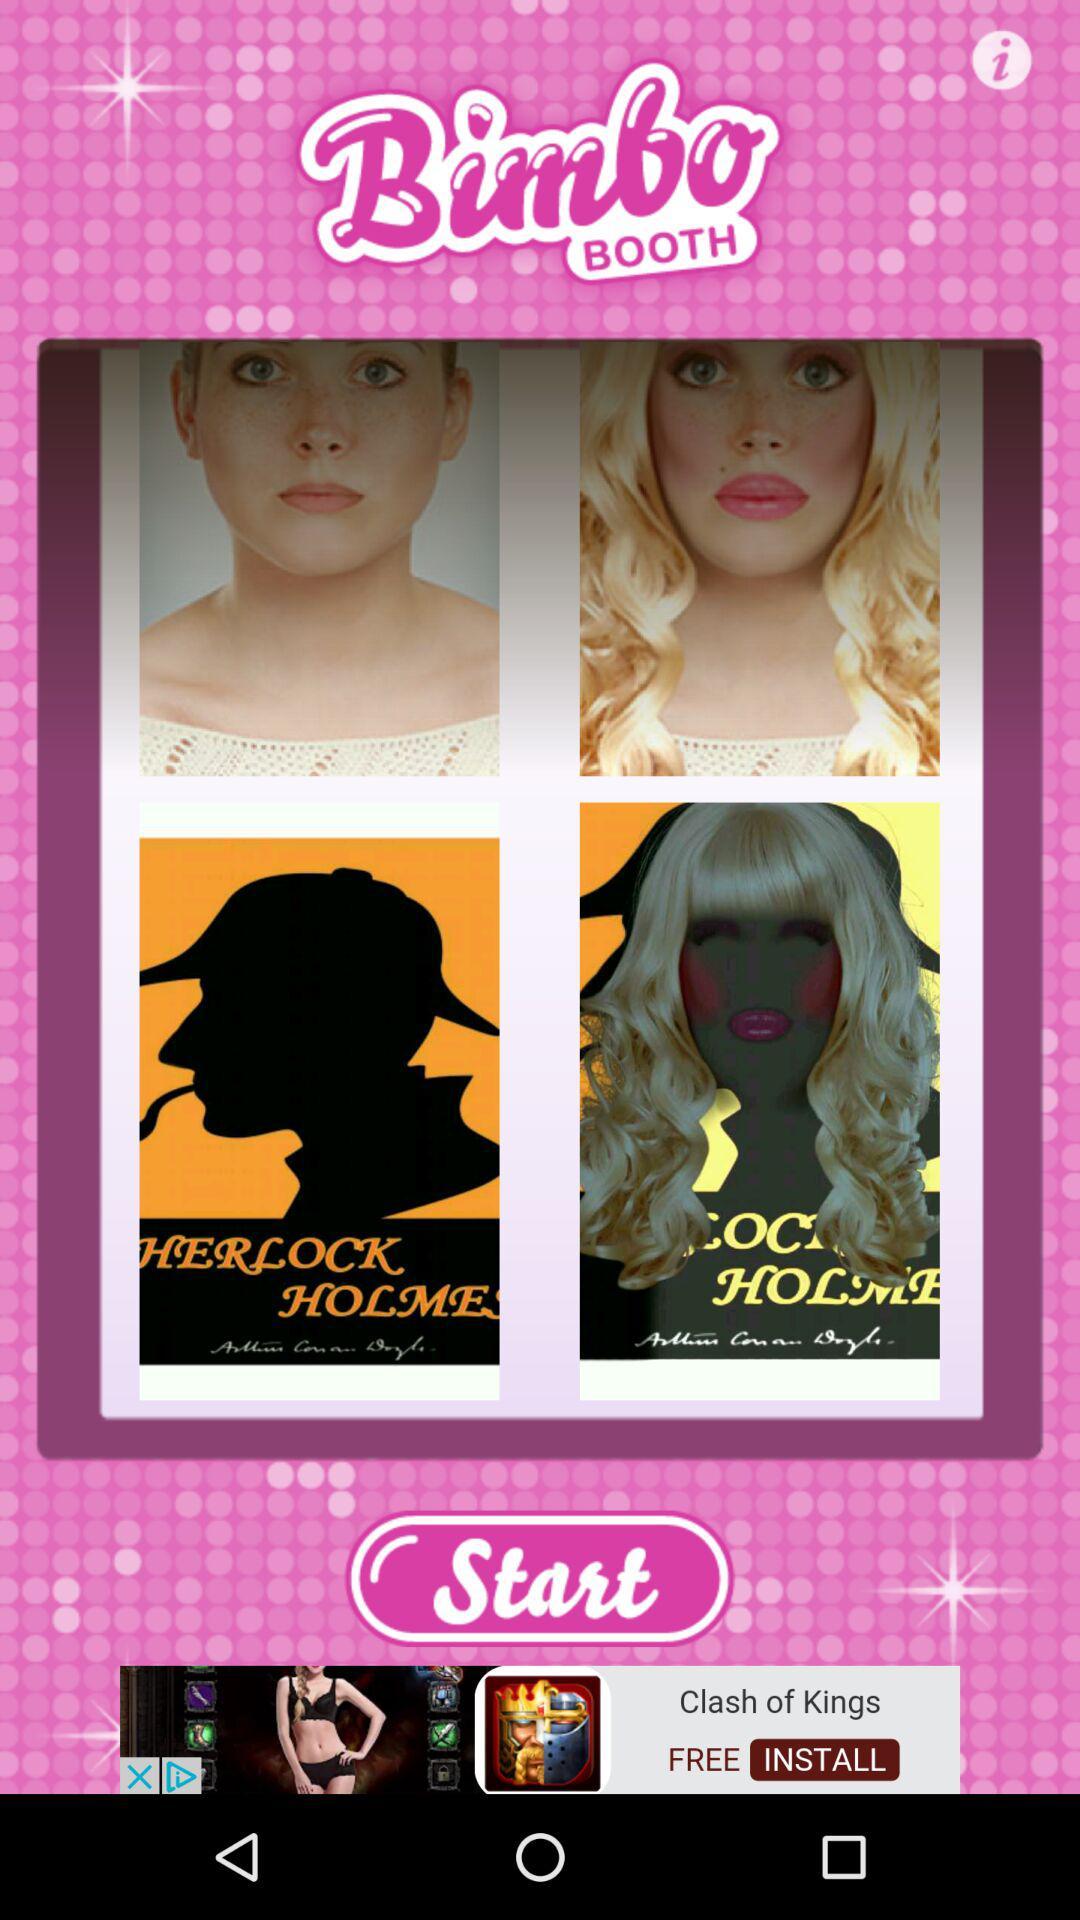  I want to click on information option, so click(1002, 59).